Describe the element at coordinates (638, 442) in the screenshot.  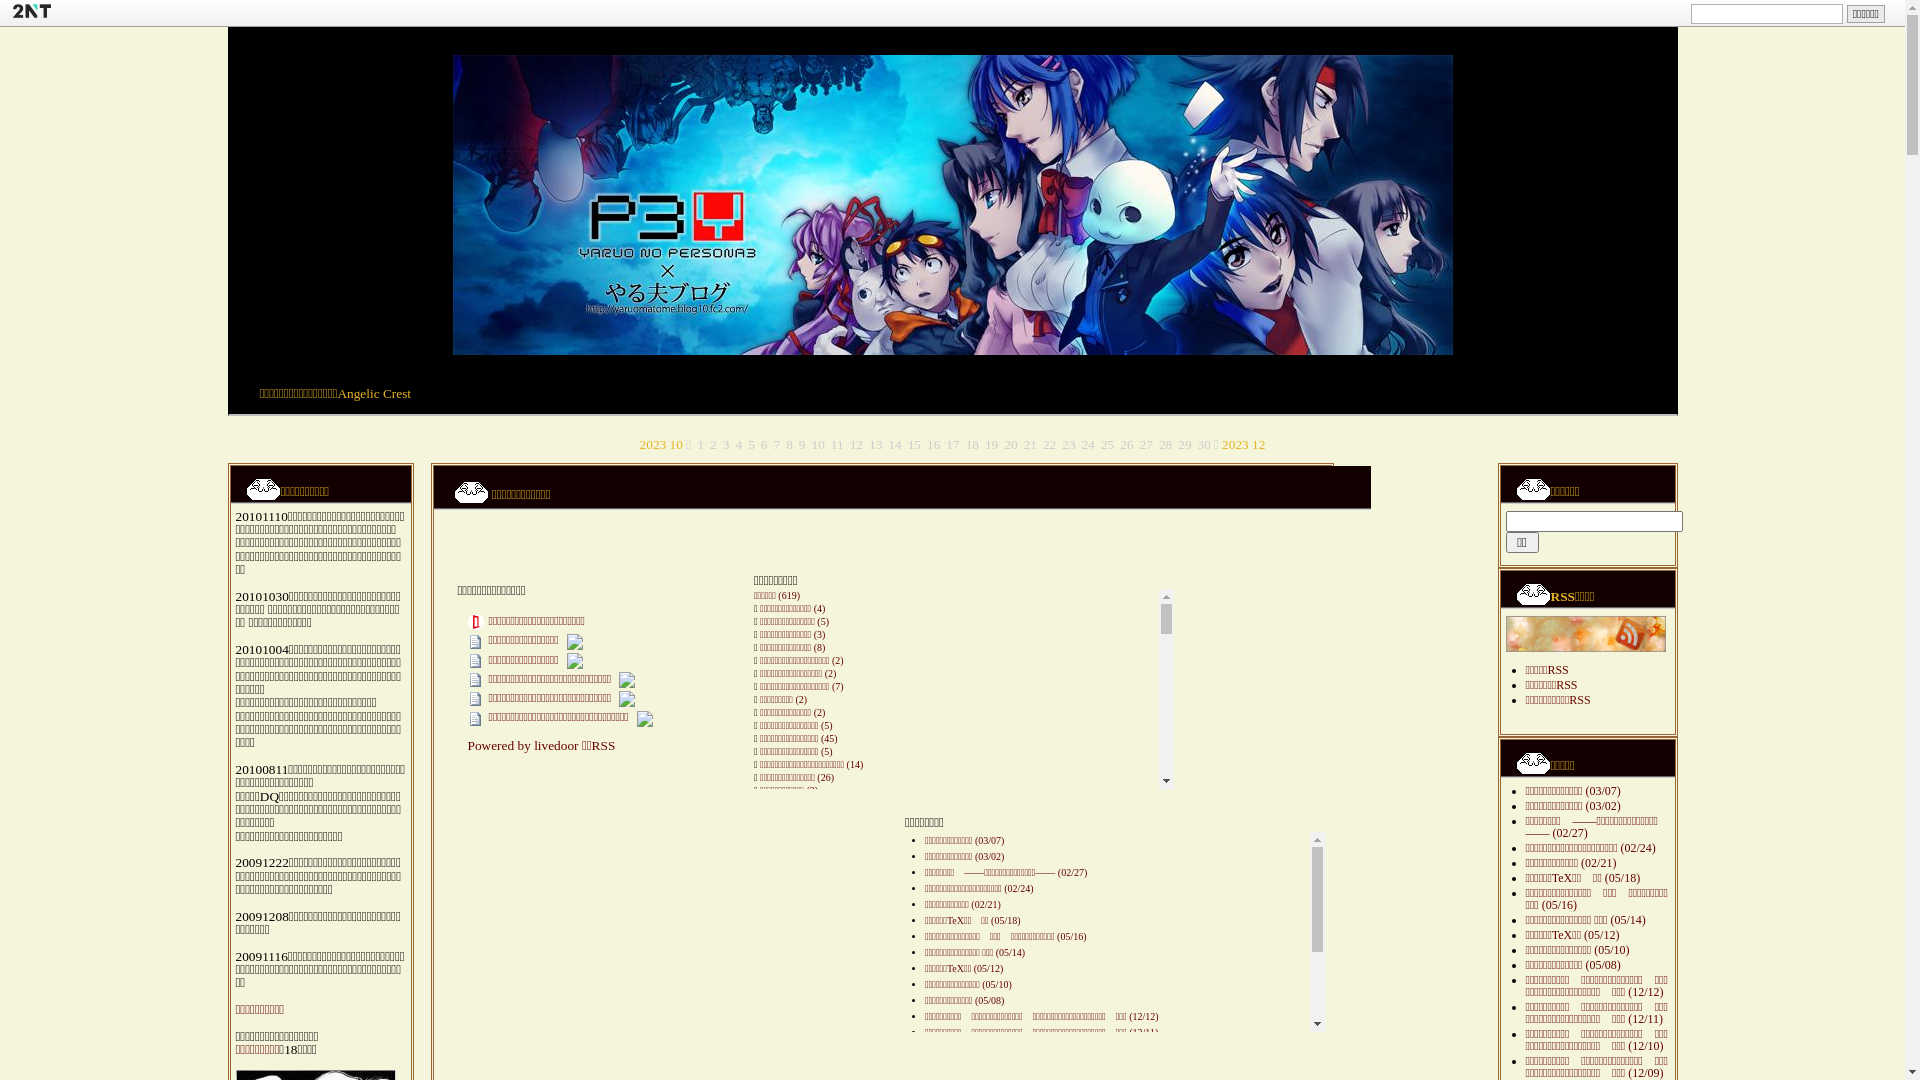
I see `'2023 10'` at that location.